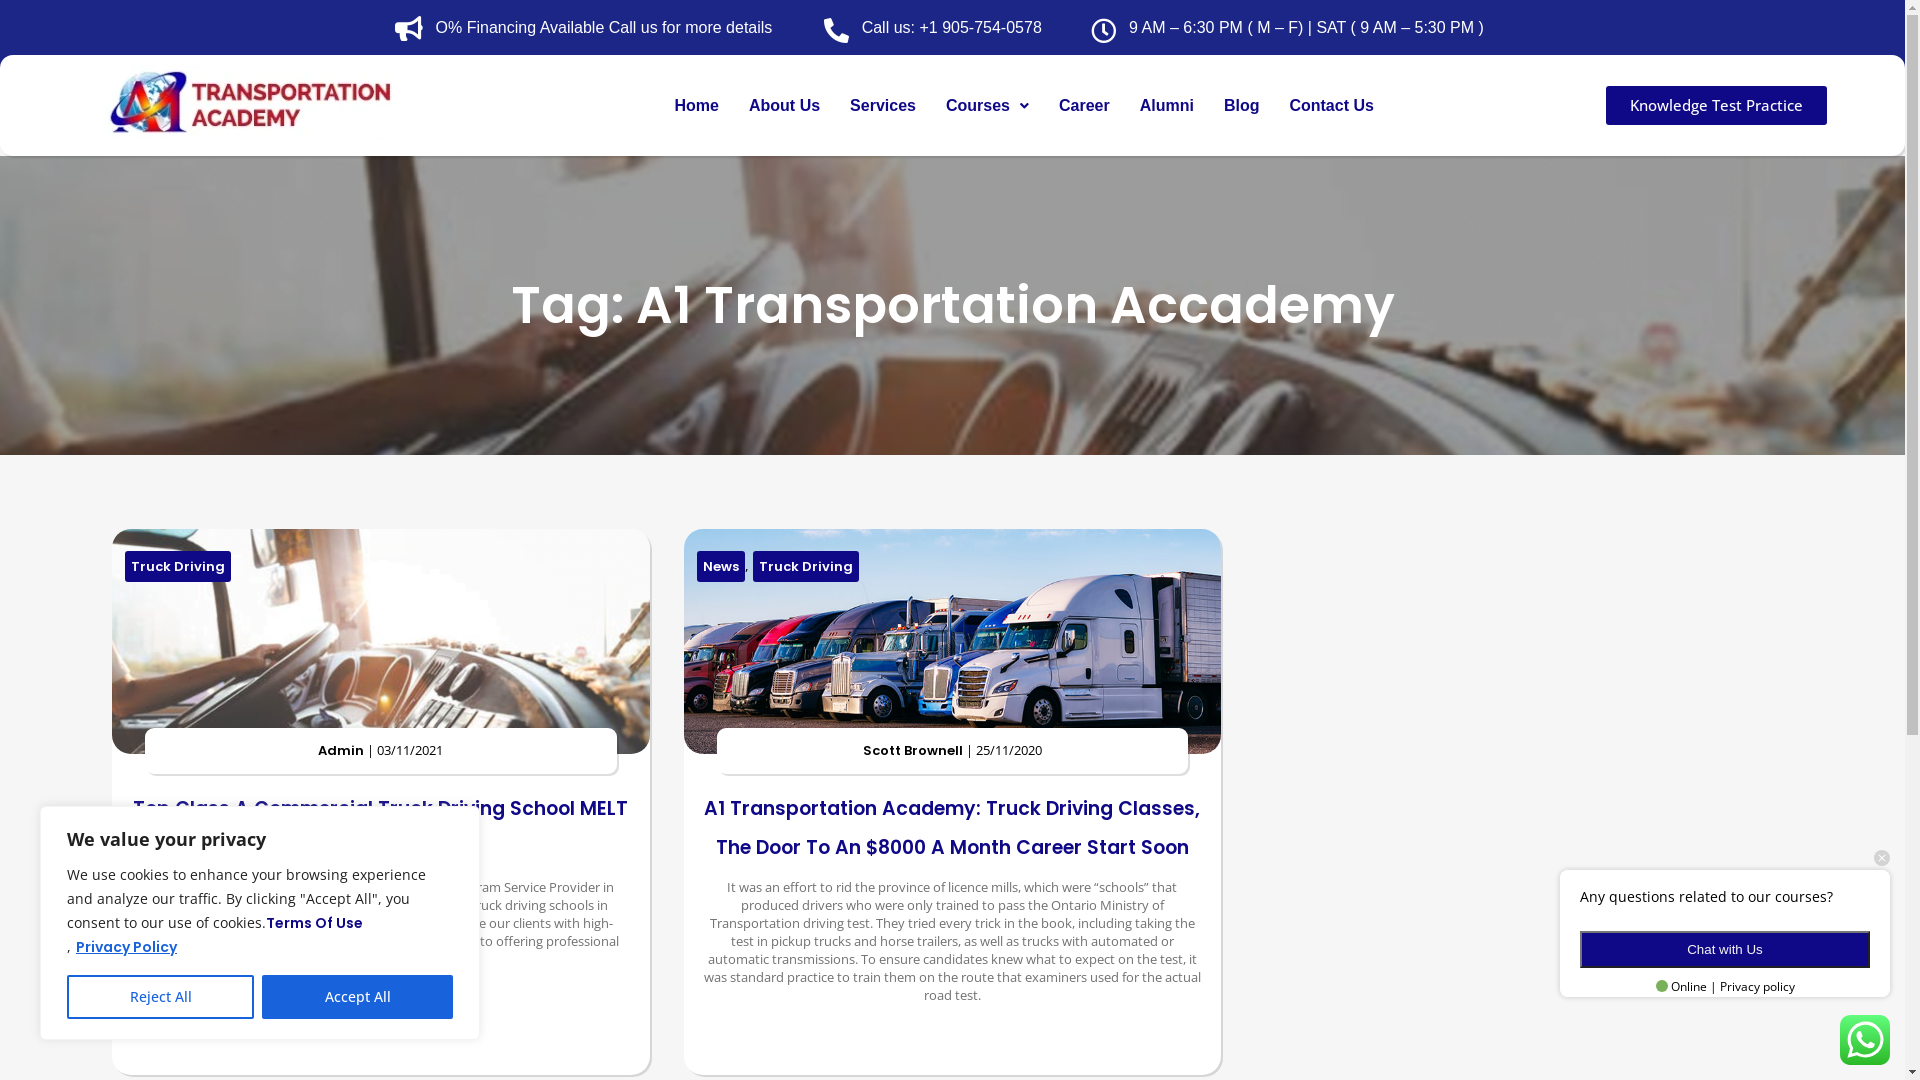 This screenshot has height=1080, width=1920. Describe the element at coordinates (261, 996) in the screenshot. I see `'Accept All'` at that location.